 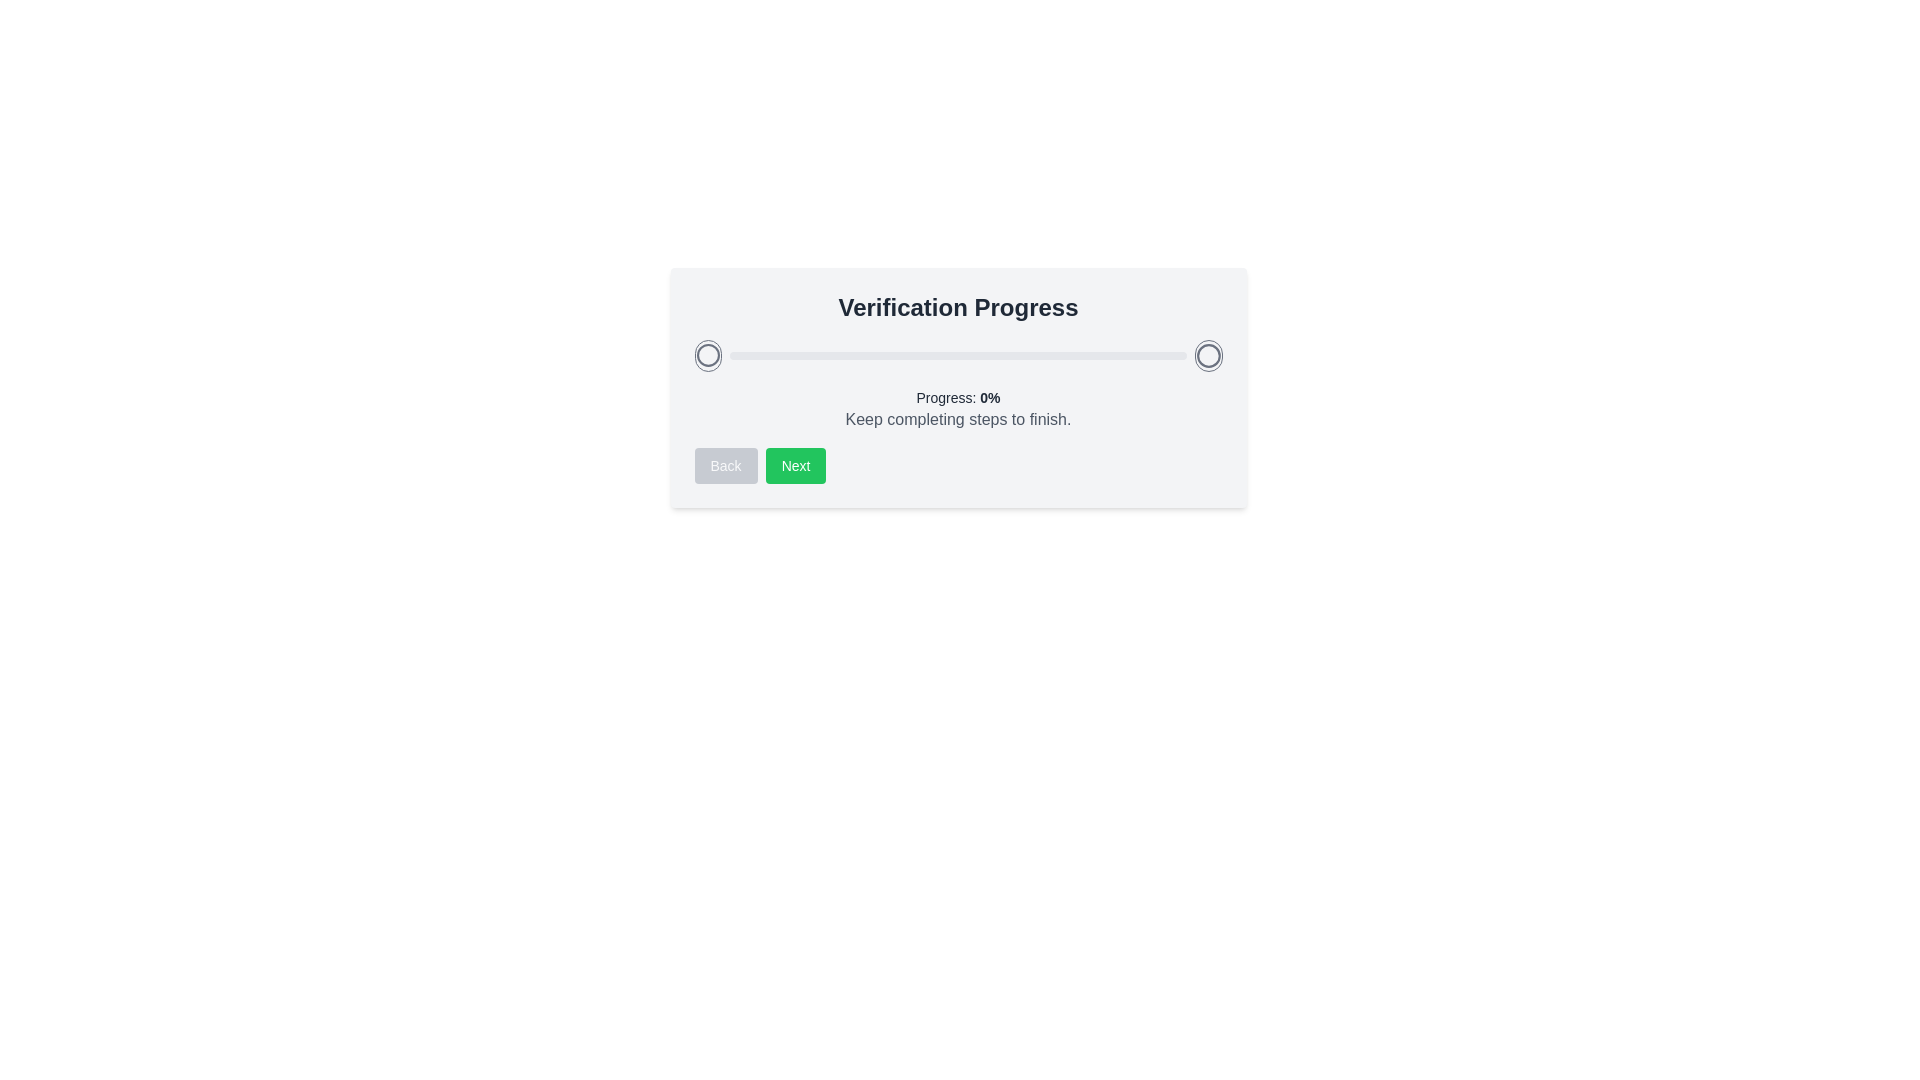 What do you see at coordinates (708, 354) in the screenshot?
I see `the circular icon with a gray border located on the leftmost side of a horizontal arrangement of elements` at bounding box center [708, 354].